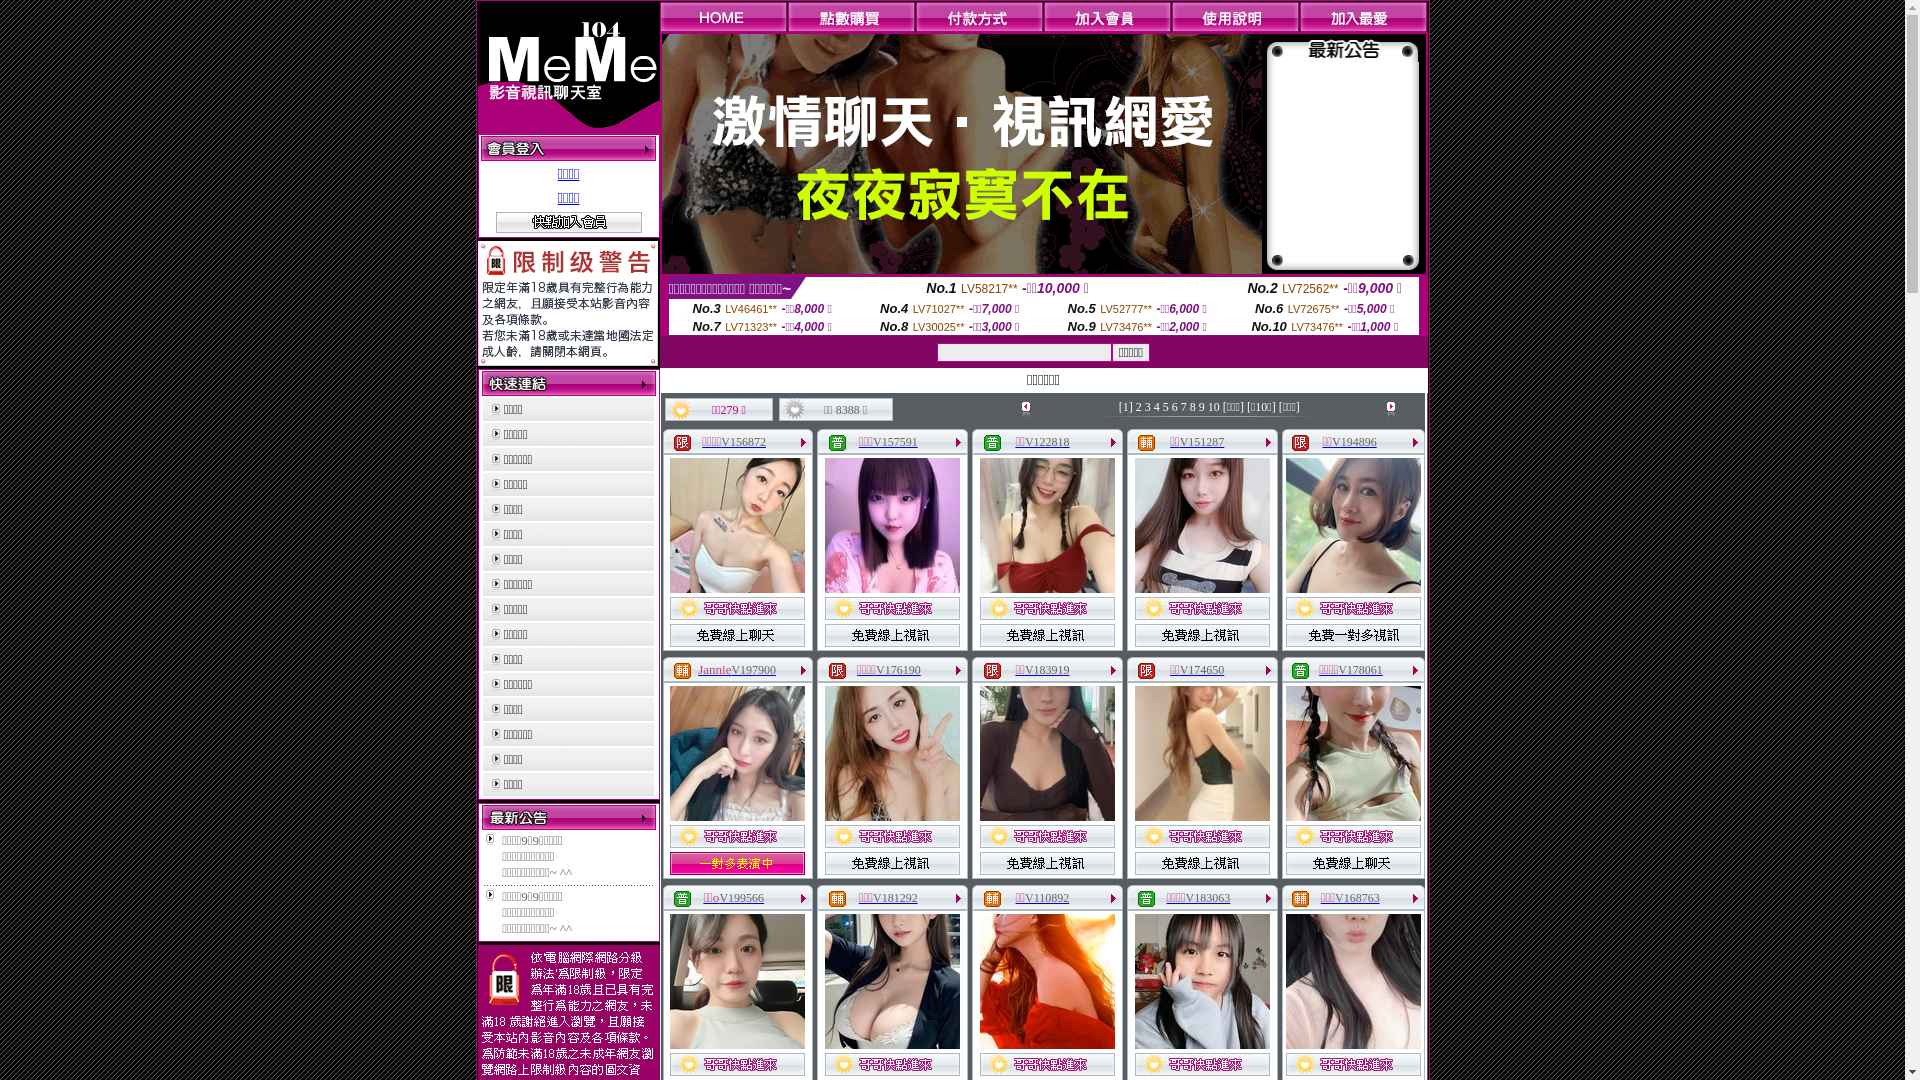  I want to click on 'V197900', so click(752, 670).